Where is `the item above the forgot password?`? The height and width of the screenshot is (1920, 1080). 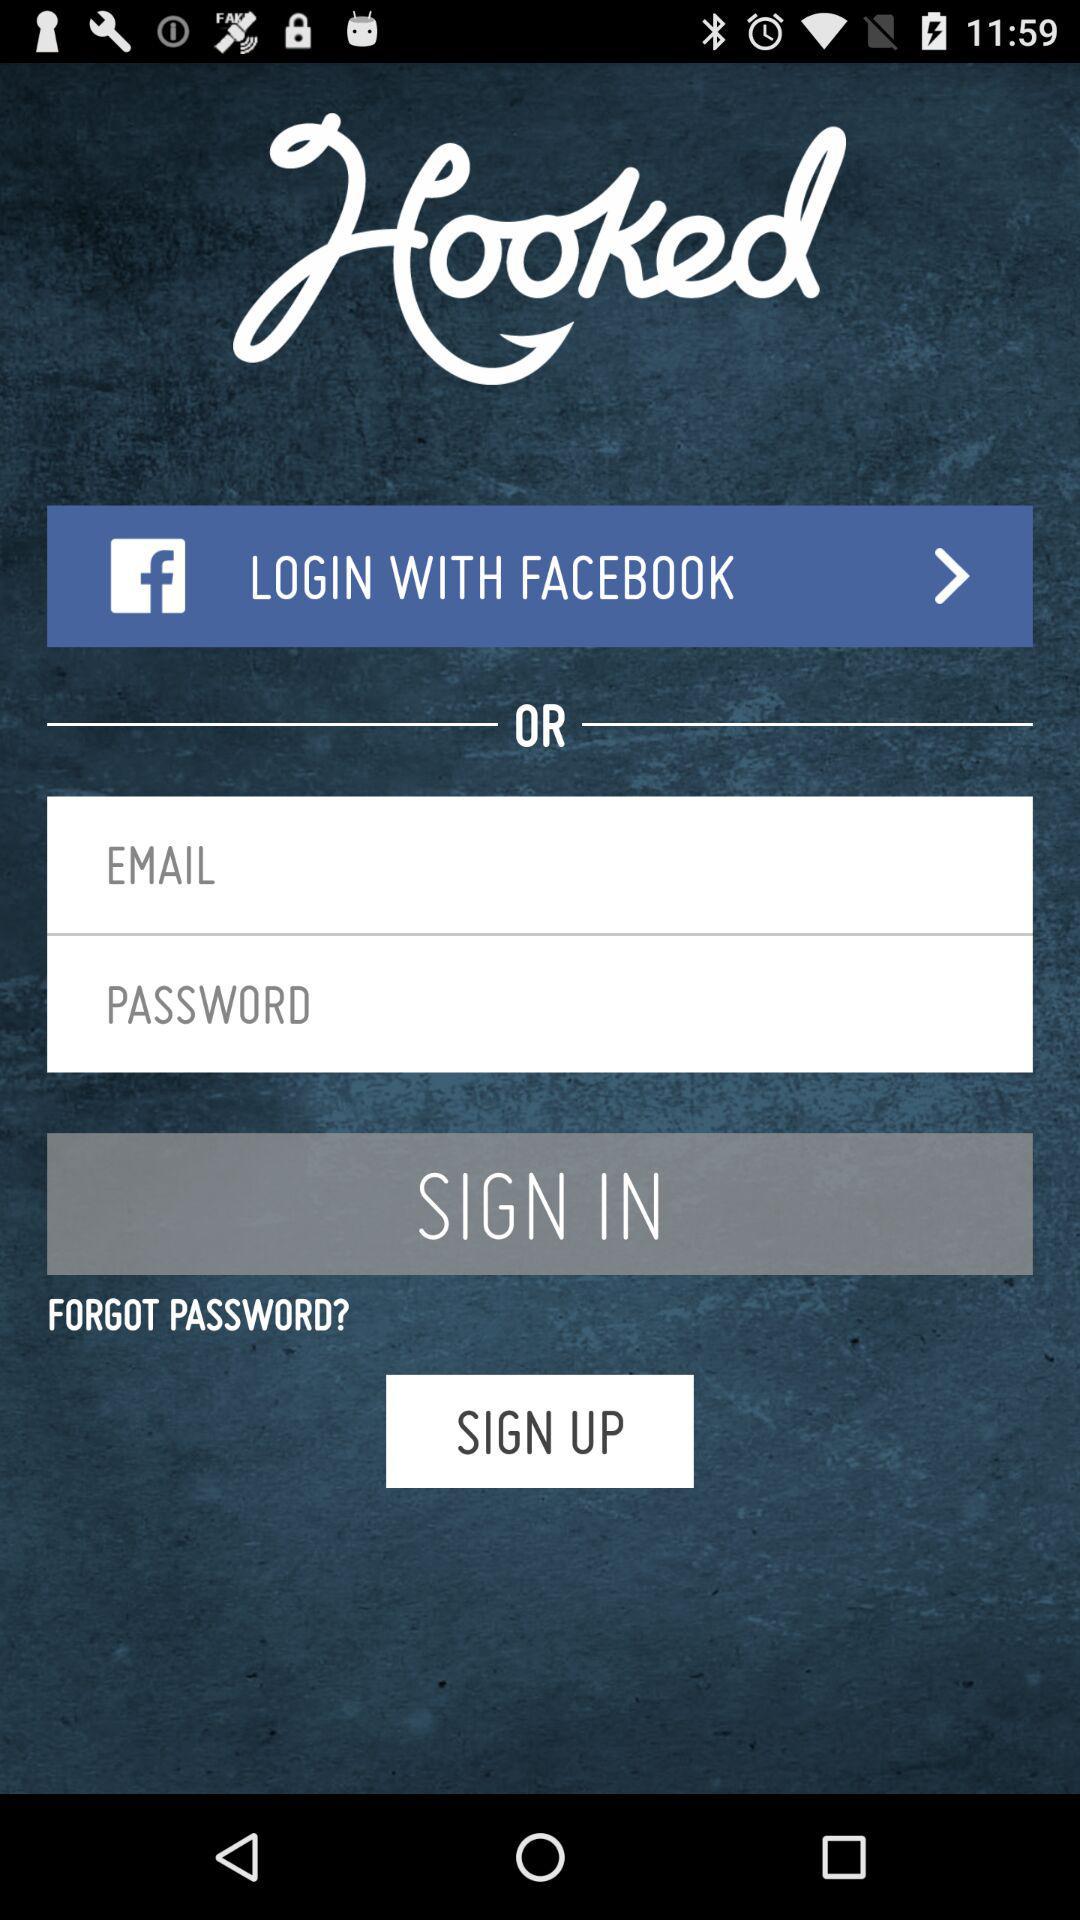
the item above the forgot password? is located at coordinates (540, 1203).